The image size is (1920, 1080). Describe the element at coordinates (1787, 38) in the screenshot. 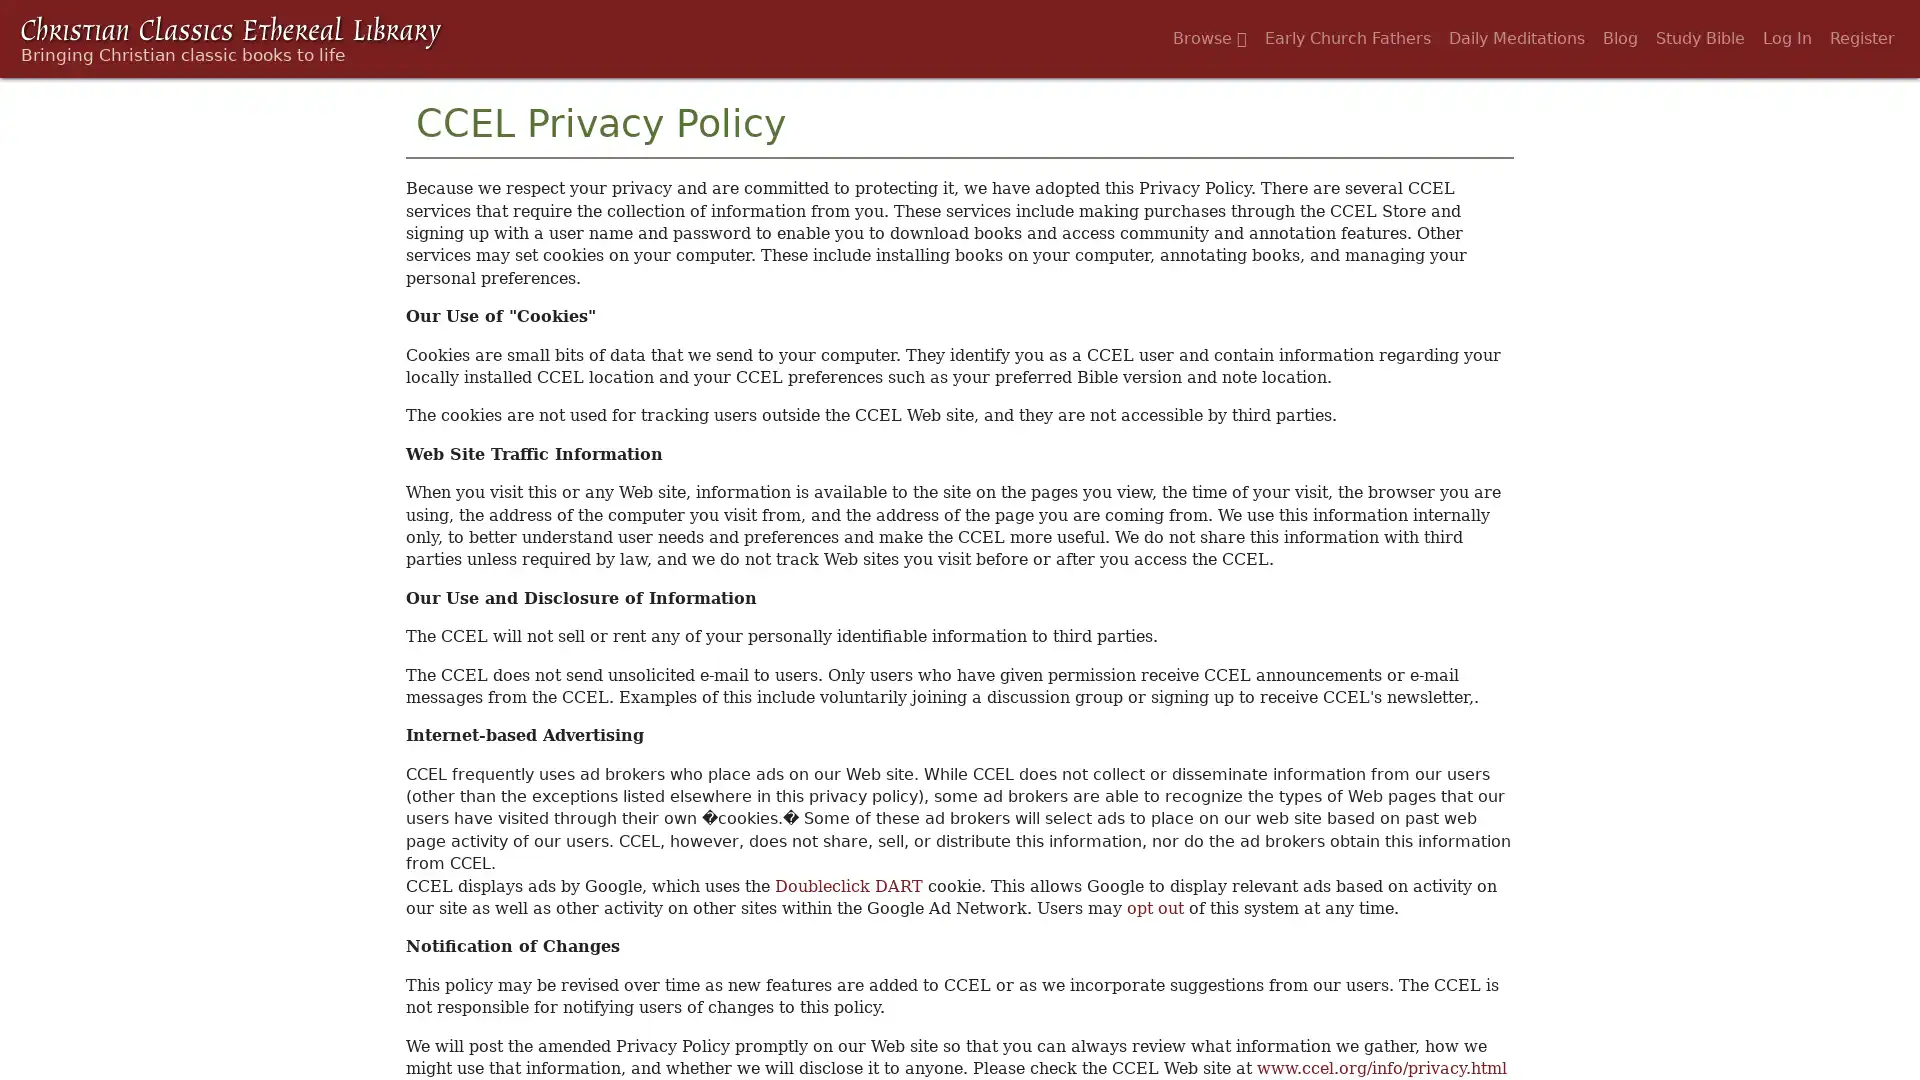

I see `Log In` at that location.